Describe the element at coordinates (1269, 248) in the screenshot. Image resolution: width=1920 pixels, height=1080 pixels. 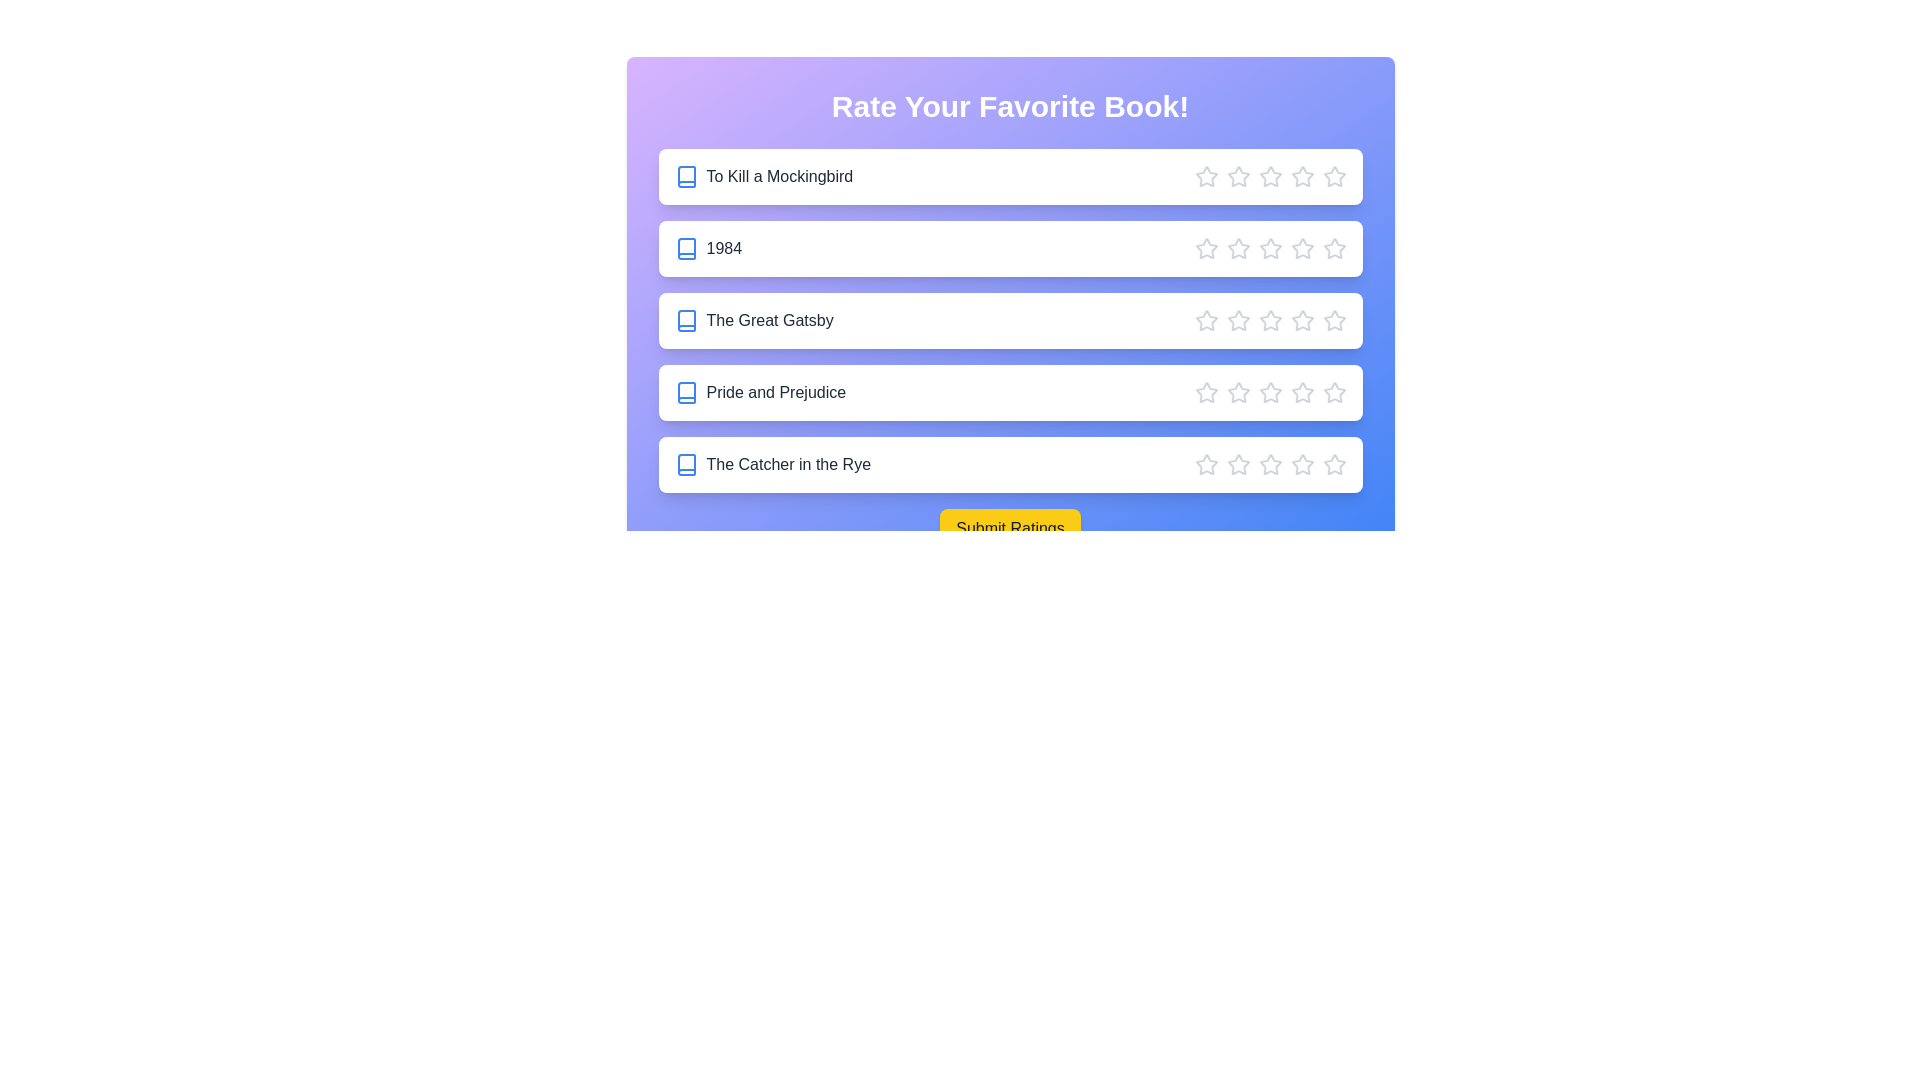
I see `the star corresponding to 3 stars for the book '1984'` at that location.